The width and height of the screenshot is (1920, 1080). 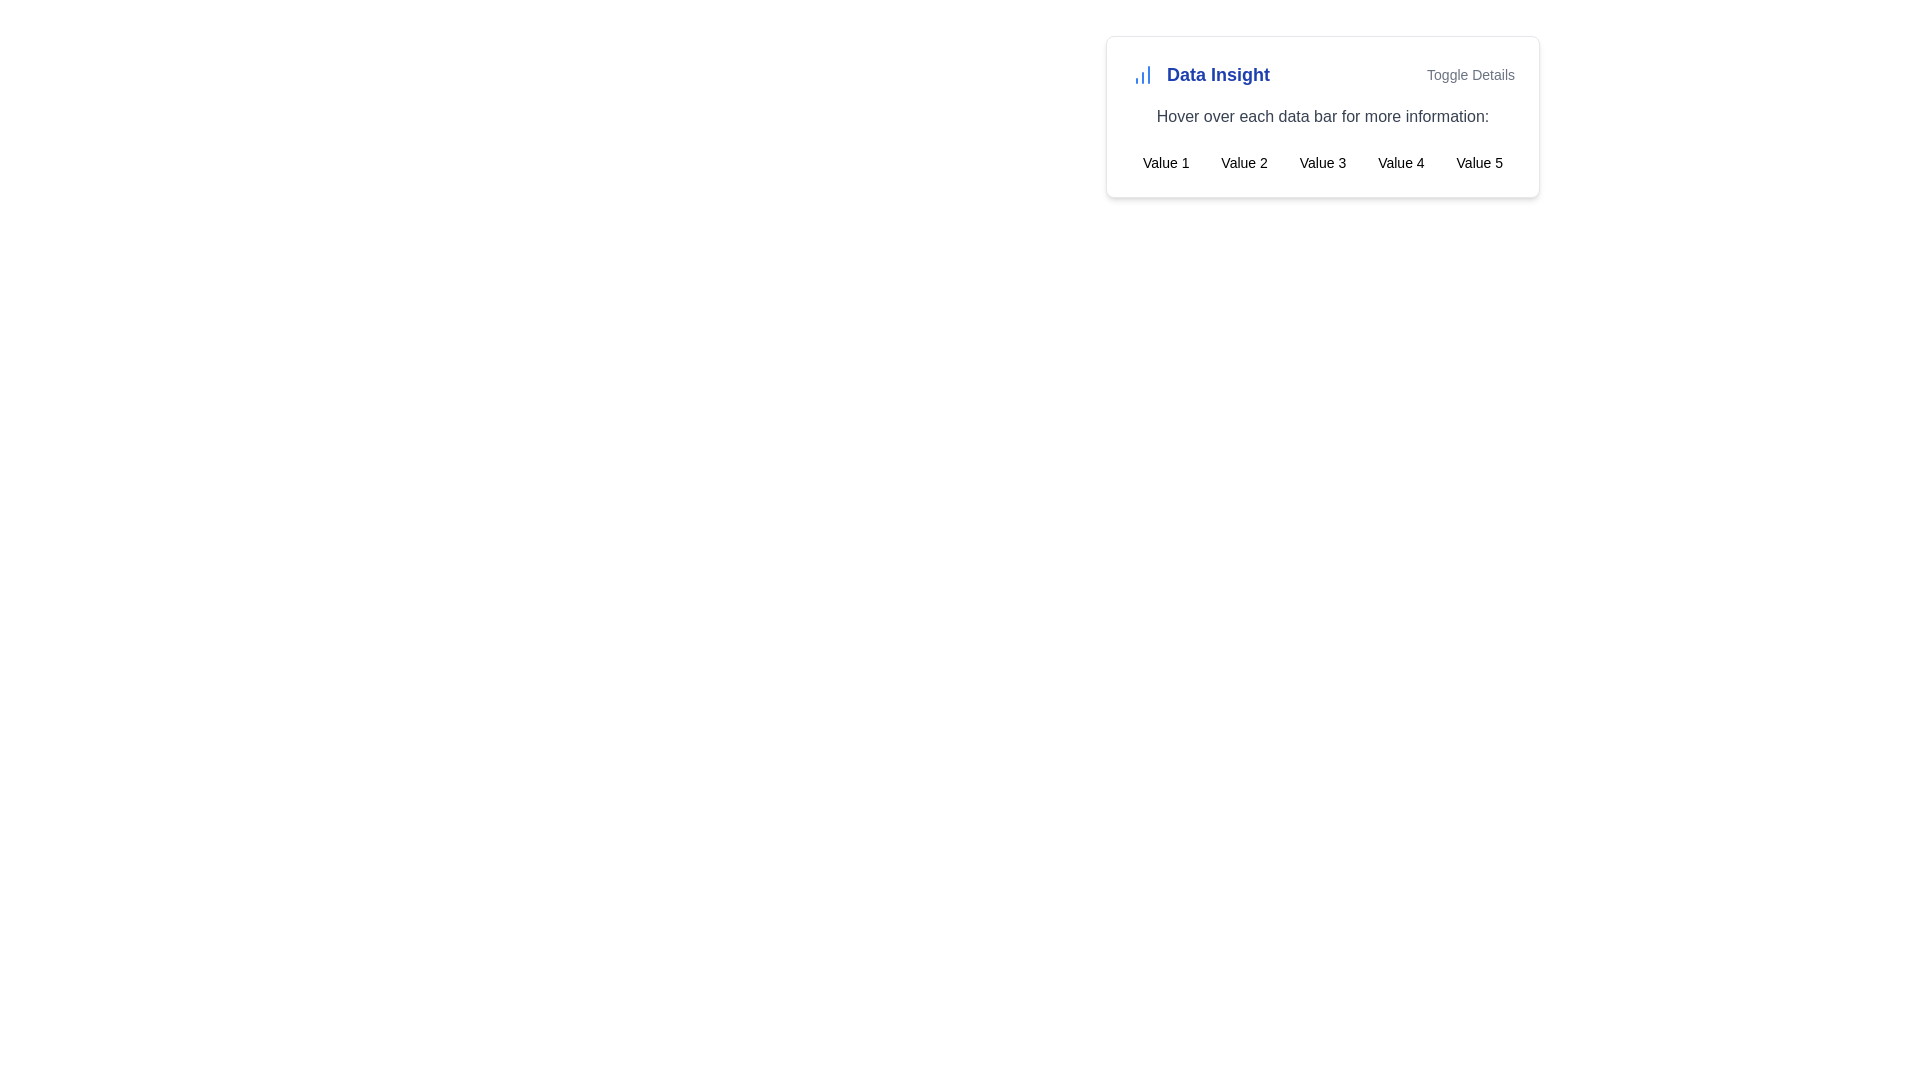 What do you see at coordinates (1323, 157) in the screenshot?
I see `the item labeled 'Value 3' in the horizontal grid` at bounding box center [1323, 157].